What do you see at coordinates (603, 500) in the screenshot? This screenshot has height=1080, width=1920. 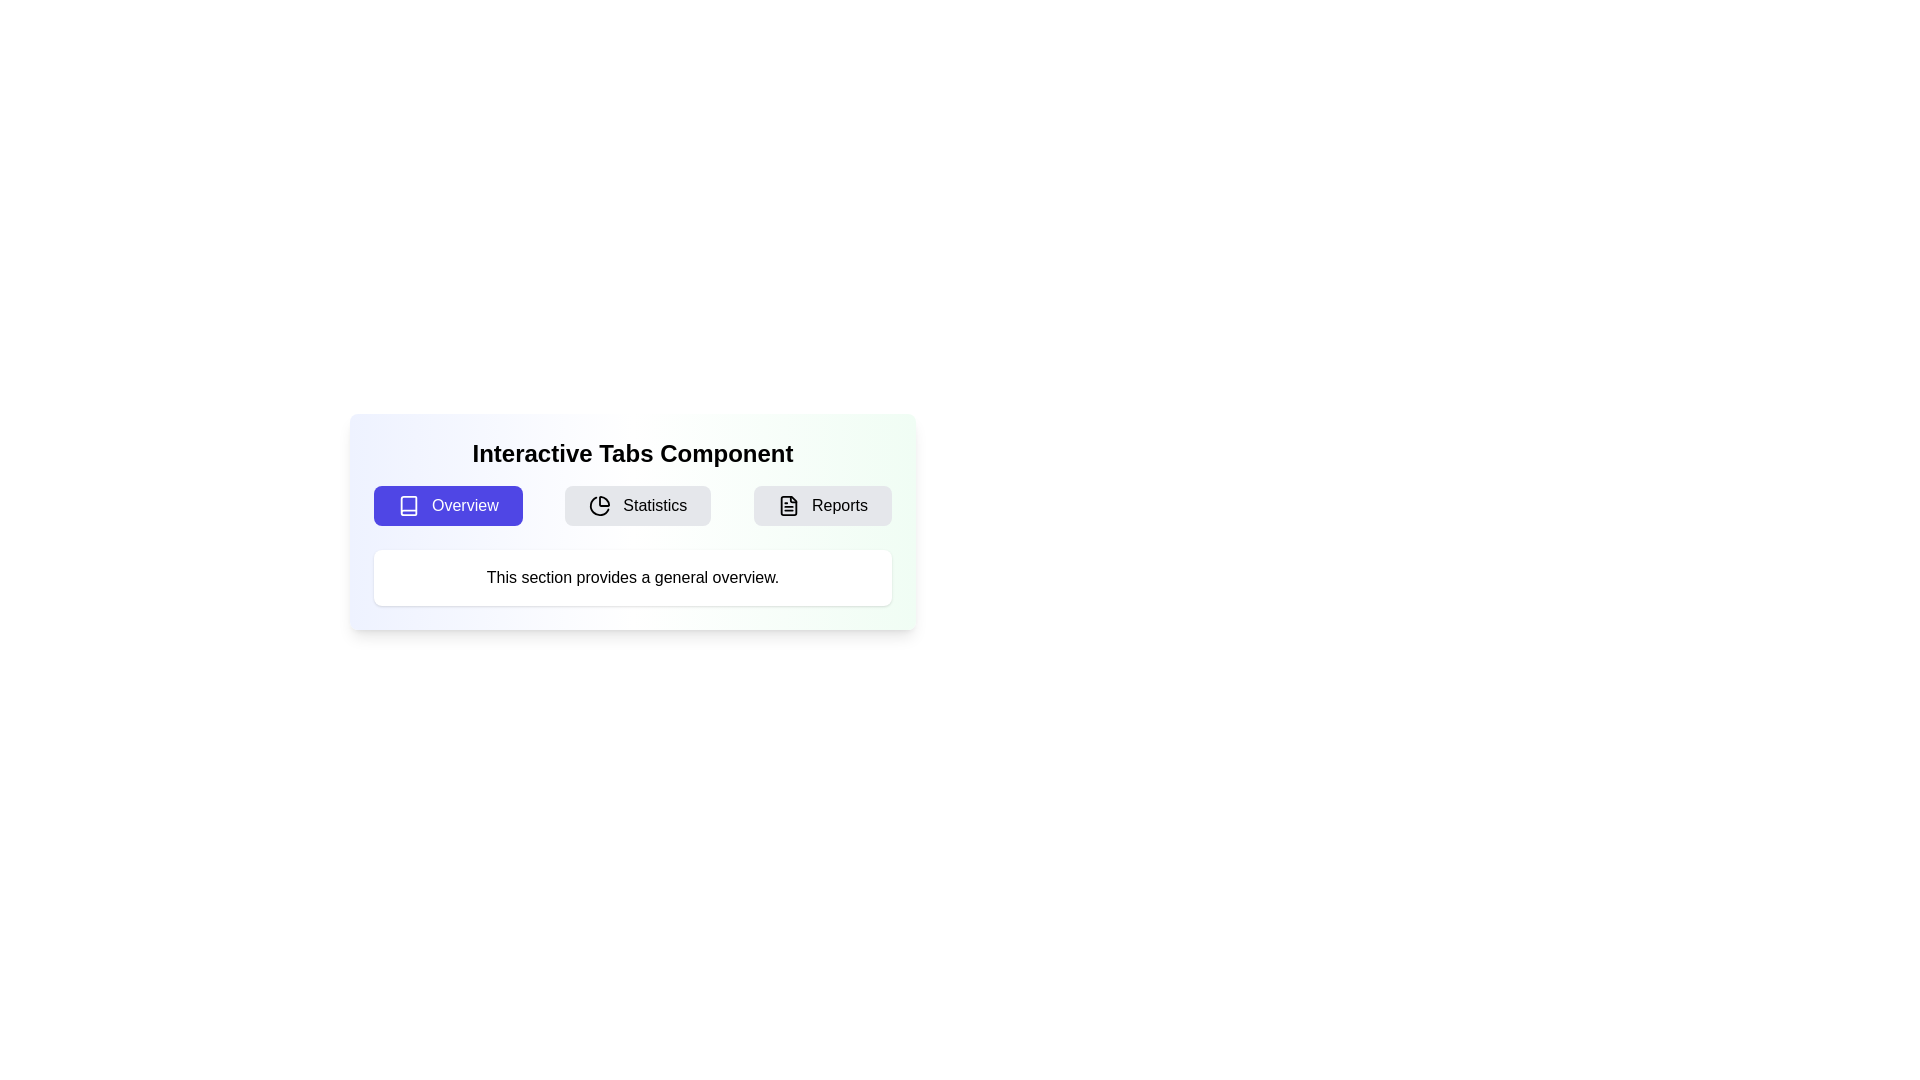 I see `the pie chart-like icon in the 'Statistics' tab, which is located between the 'Overview' and 'Reports' tabs in the tab navigation interface` at bounding box center [603, 500].